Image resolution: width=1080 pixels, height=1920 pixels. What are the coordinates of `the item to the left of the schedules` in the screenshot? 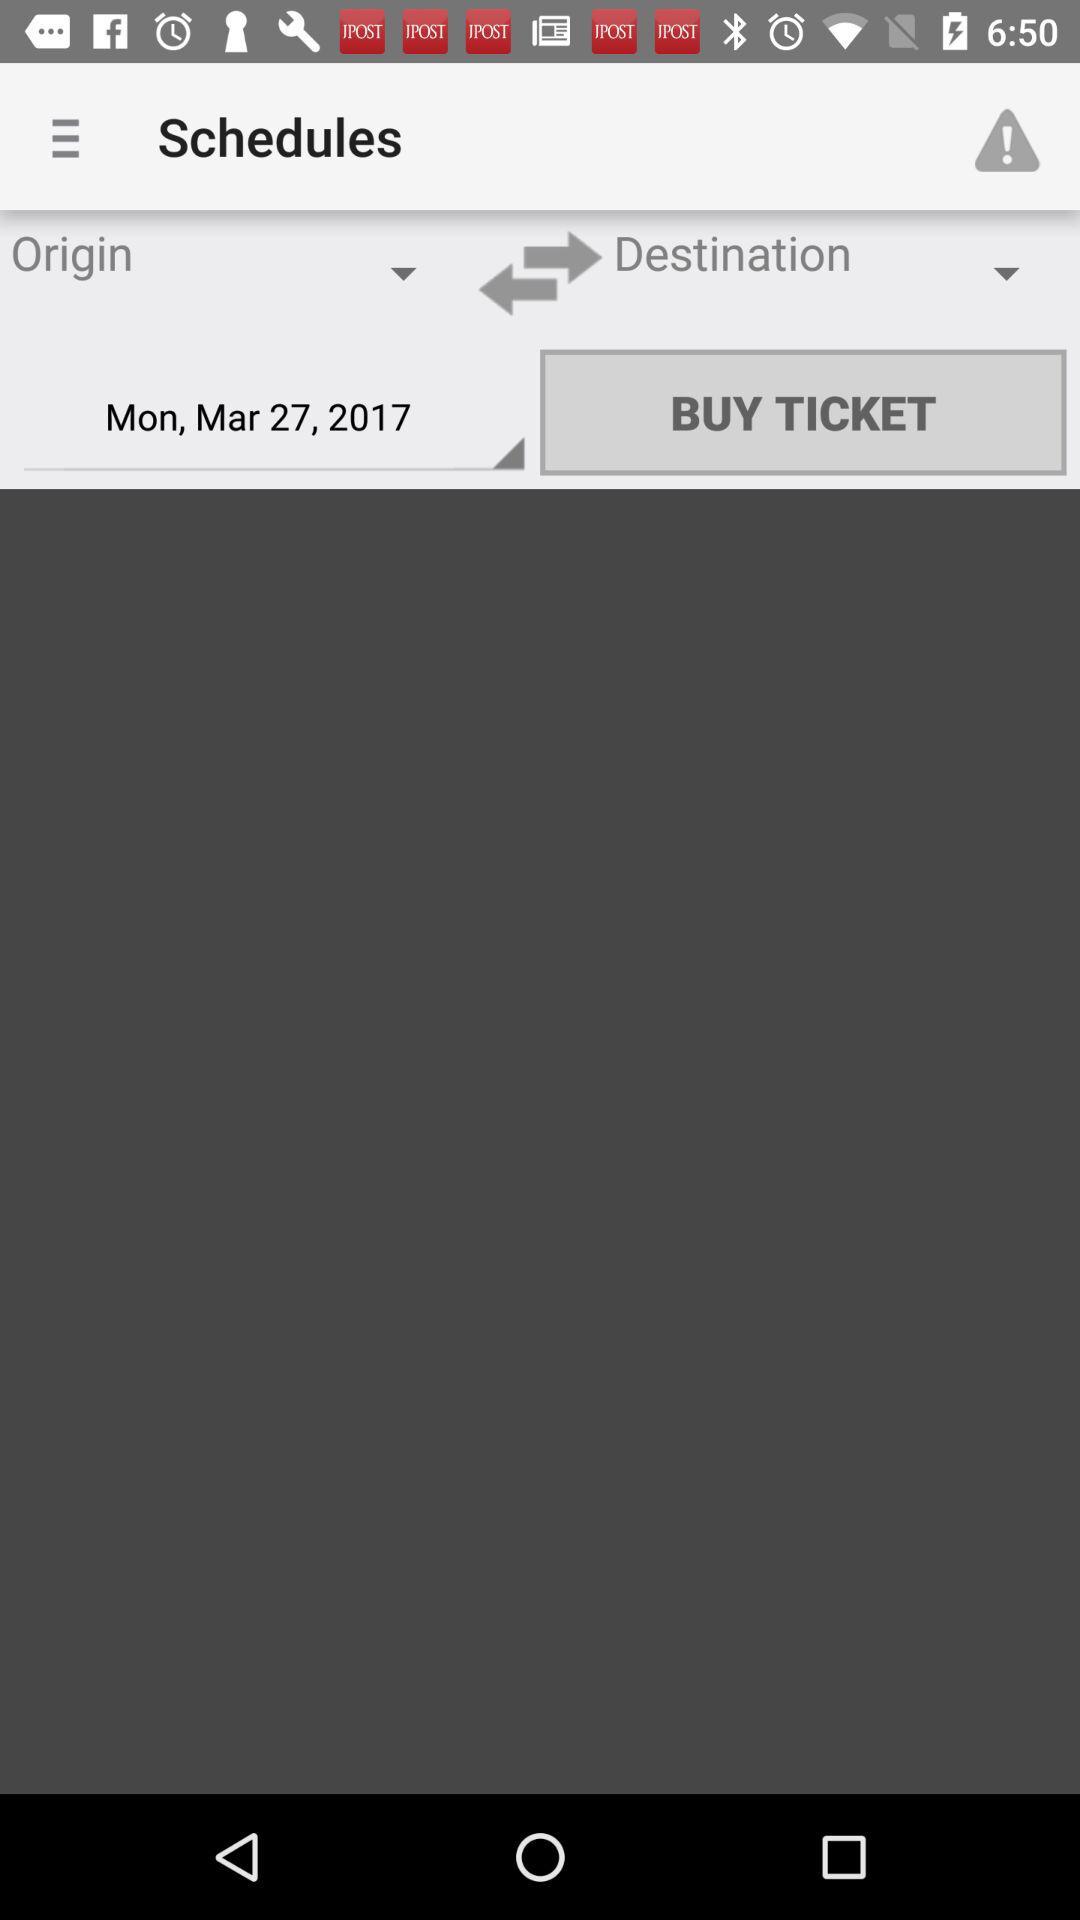 It's located at (72, 135).